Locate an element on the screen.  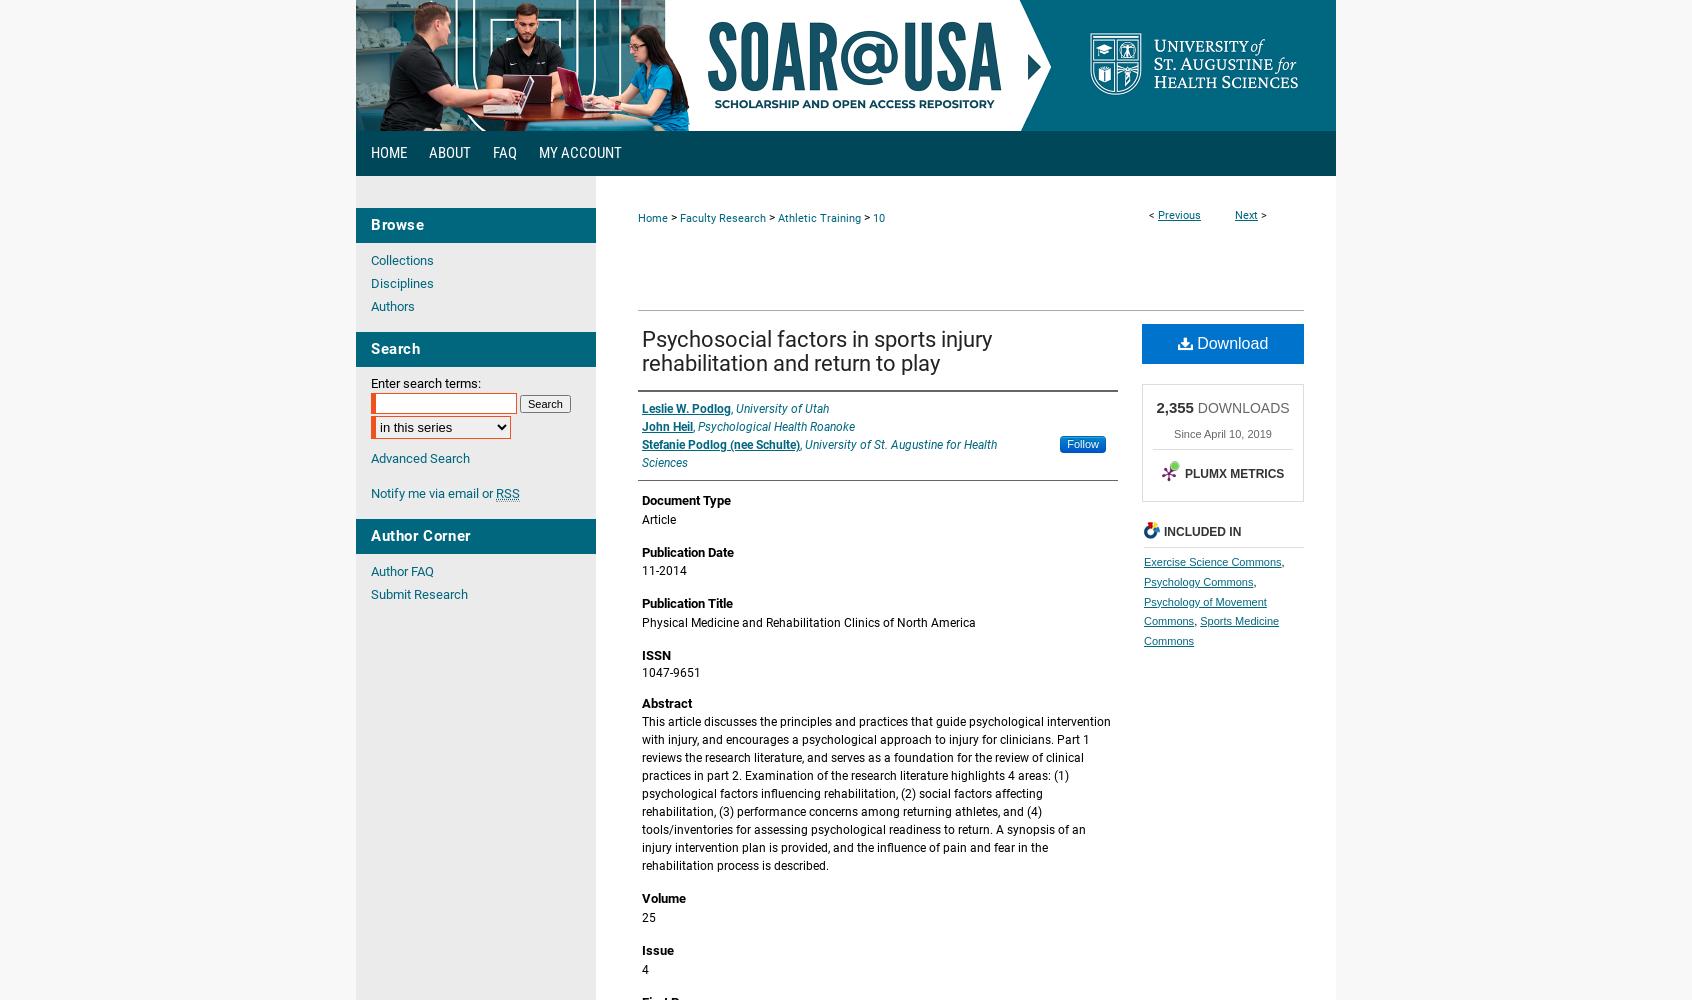
'Volume' is located at coordinates (663, 898).